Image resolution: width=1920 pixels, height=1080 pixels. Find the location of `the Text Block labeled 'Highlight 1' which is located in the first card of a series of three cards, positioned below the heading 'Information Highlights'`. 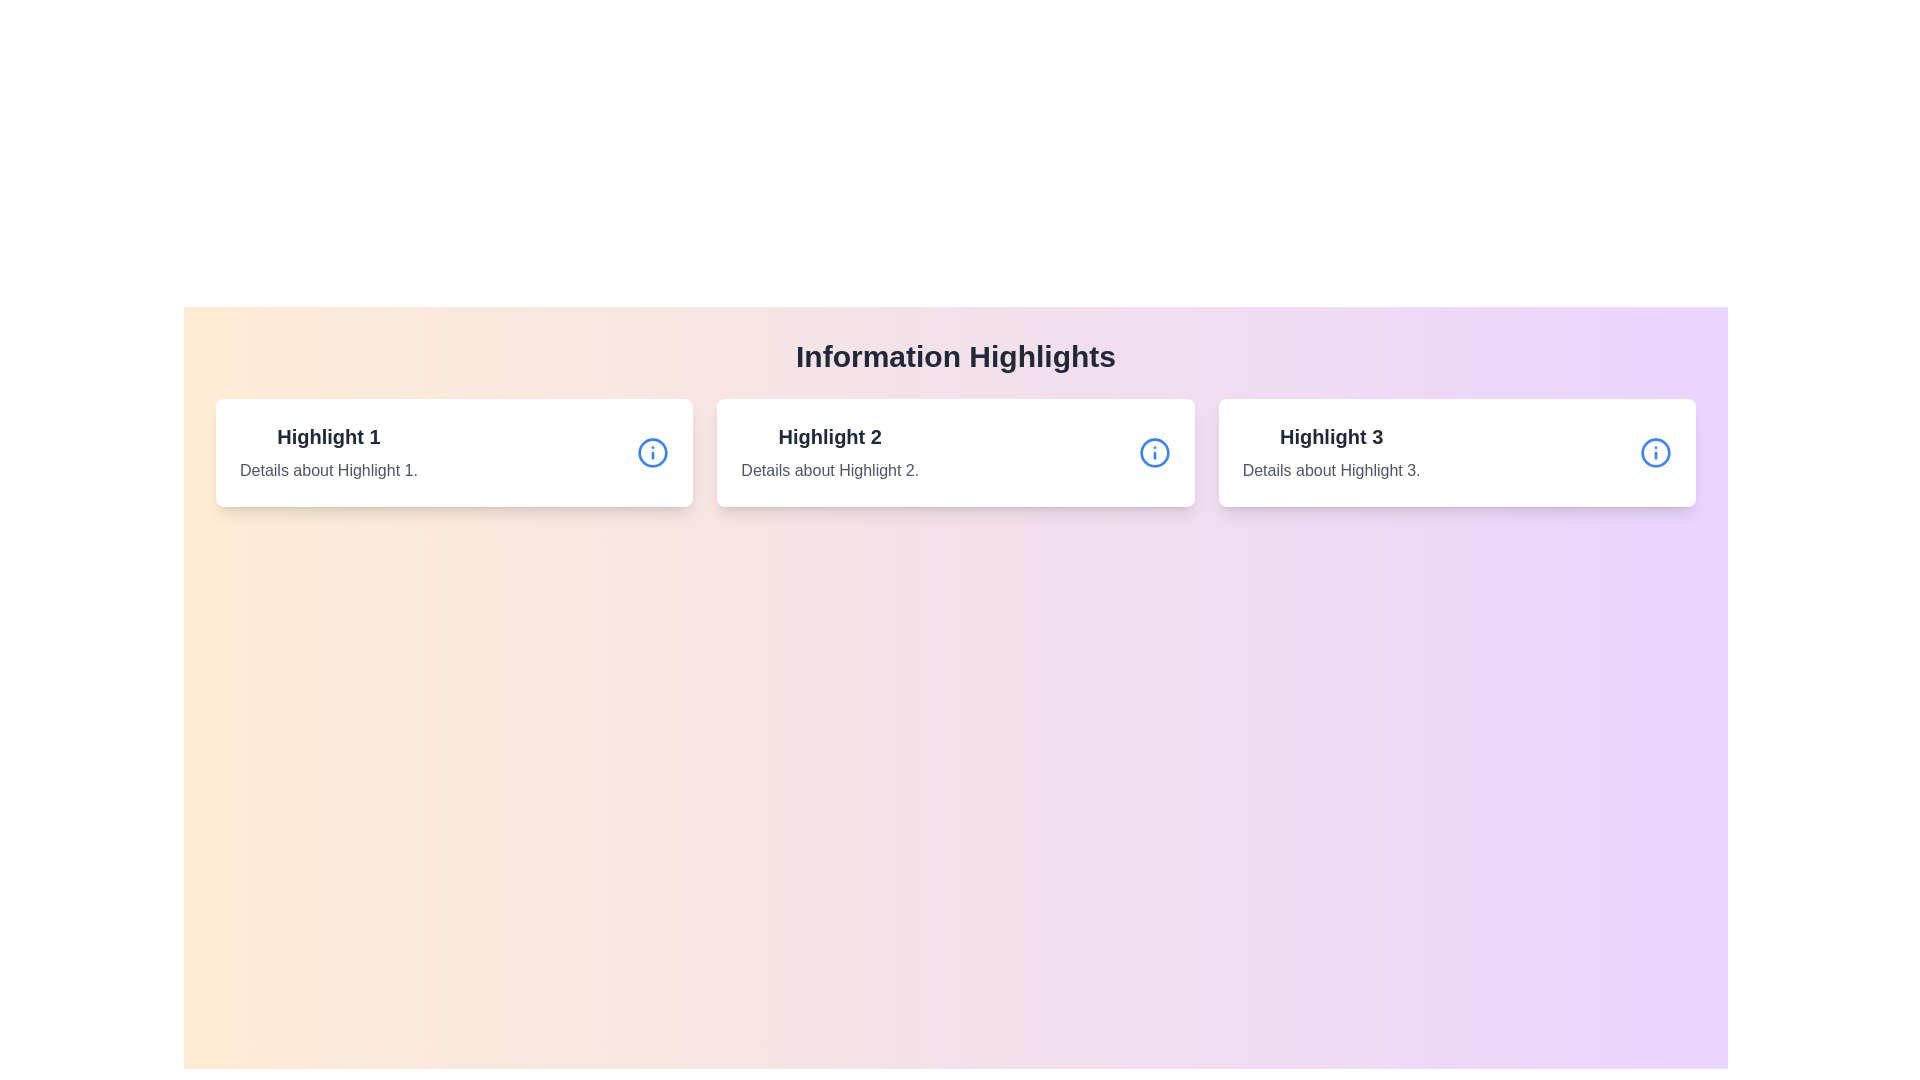

the Text Block labeled 'Highlight 1' which is located in the first card of a series of three cards, positioned below the heading 'Information Highlights' is located at coordinates (328, 452).